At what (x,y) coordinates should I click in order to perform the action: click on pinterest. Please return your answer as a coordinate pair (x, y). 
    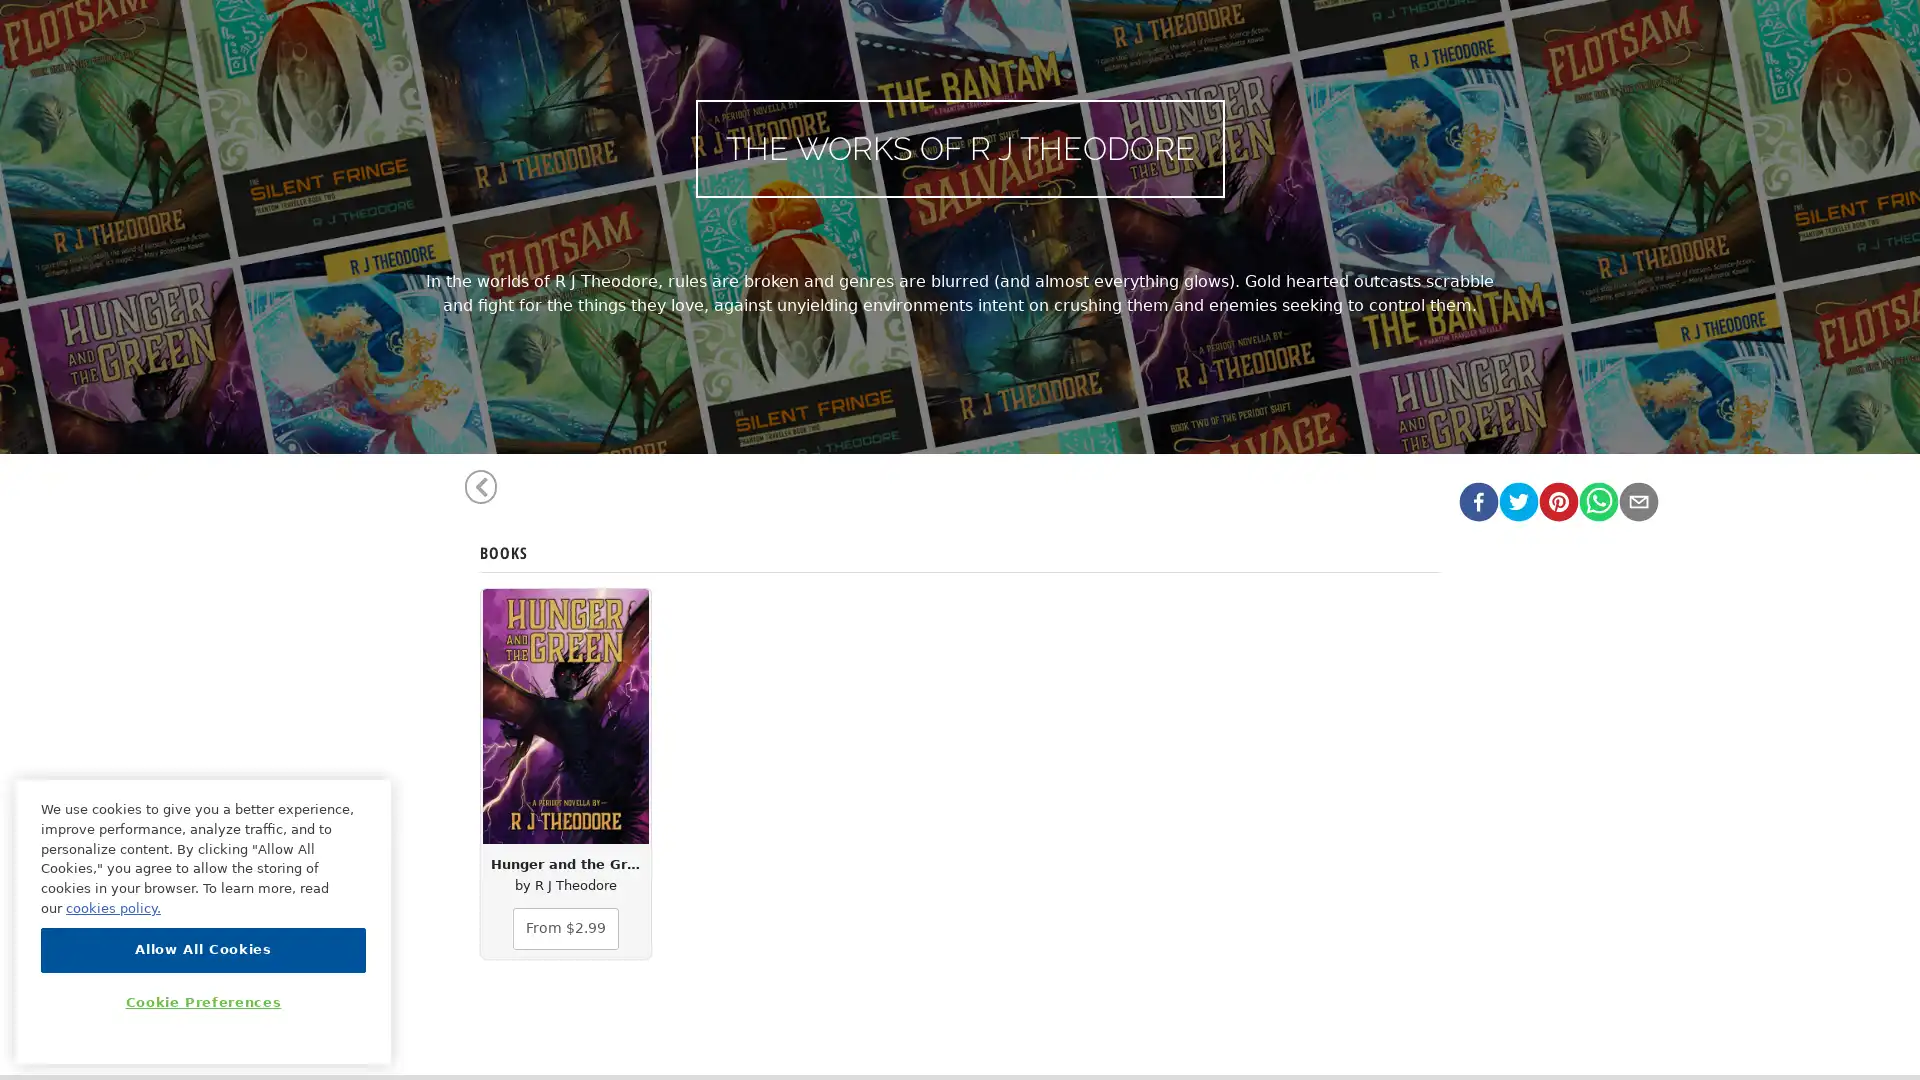
    Looking at the image, I should click on (1557, 499).